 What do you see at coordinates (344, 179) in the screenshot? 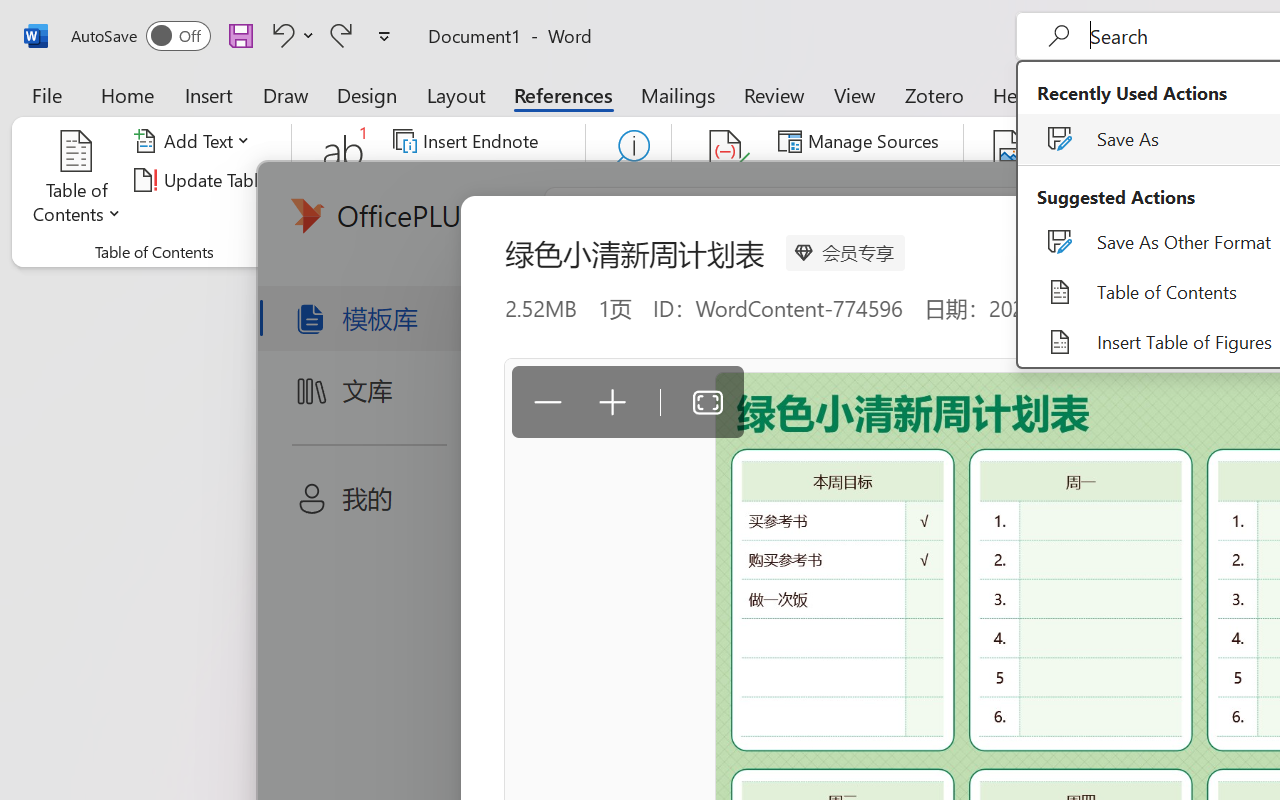
I see `'Insert Footnote'` at bounding box center [344, 179].